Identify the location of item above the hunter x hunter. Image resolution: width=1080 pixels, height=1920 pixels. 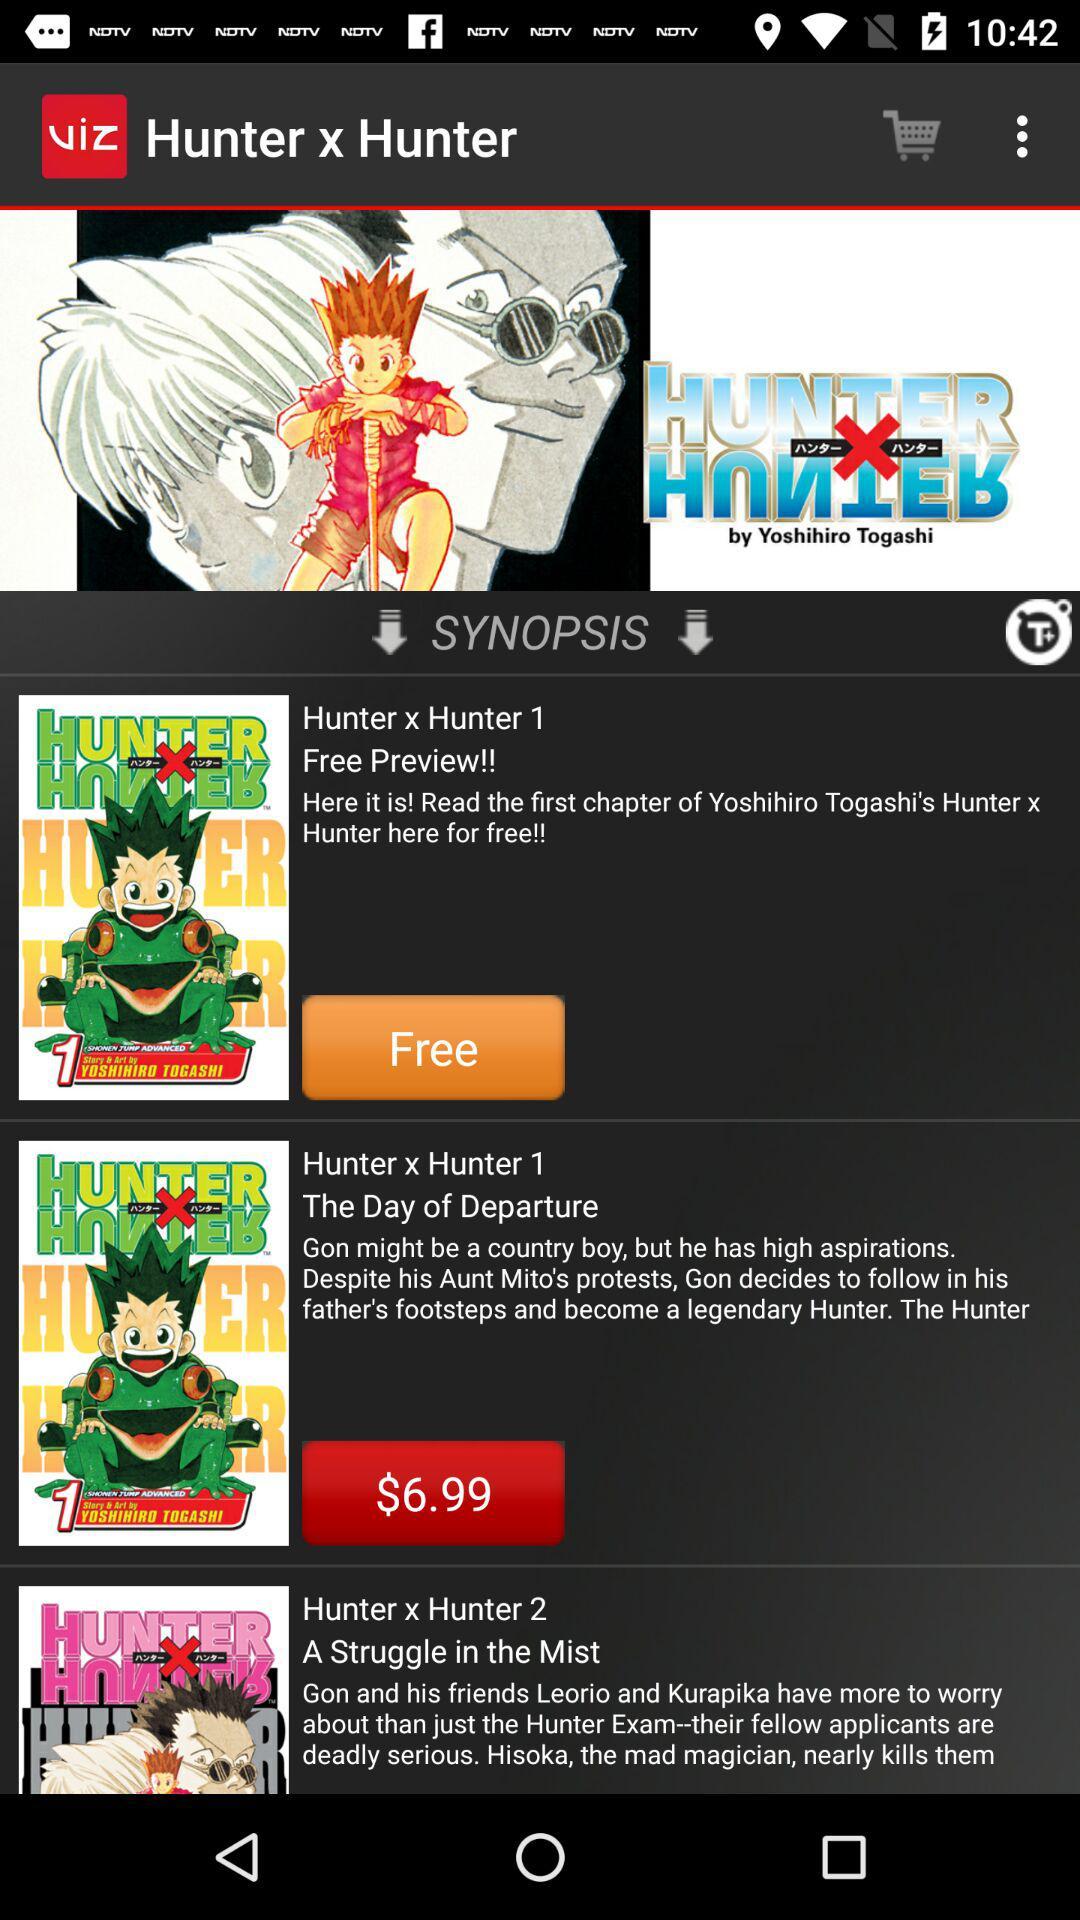
(1037, 631).